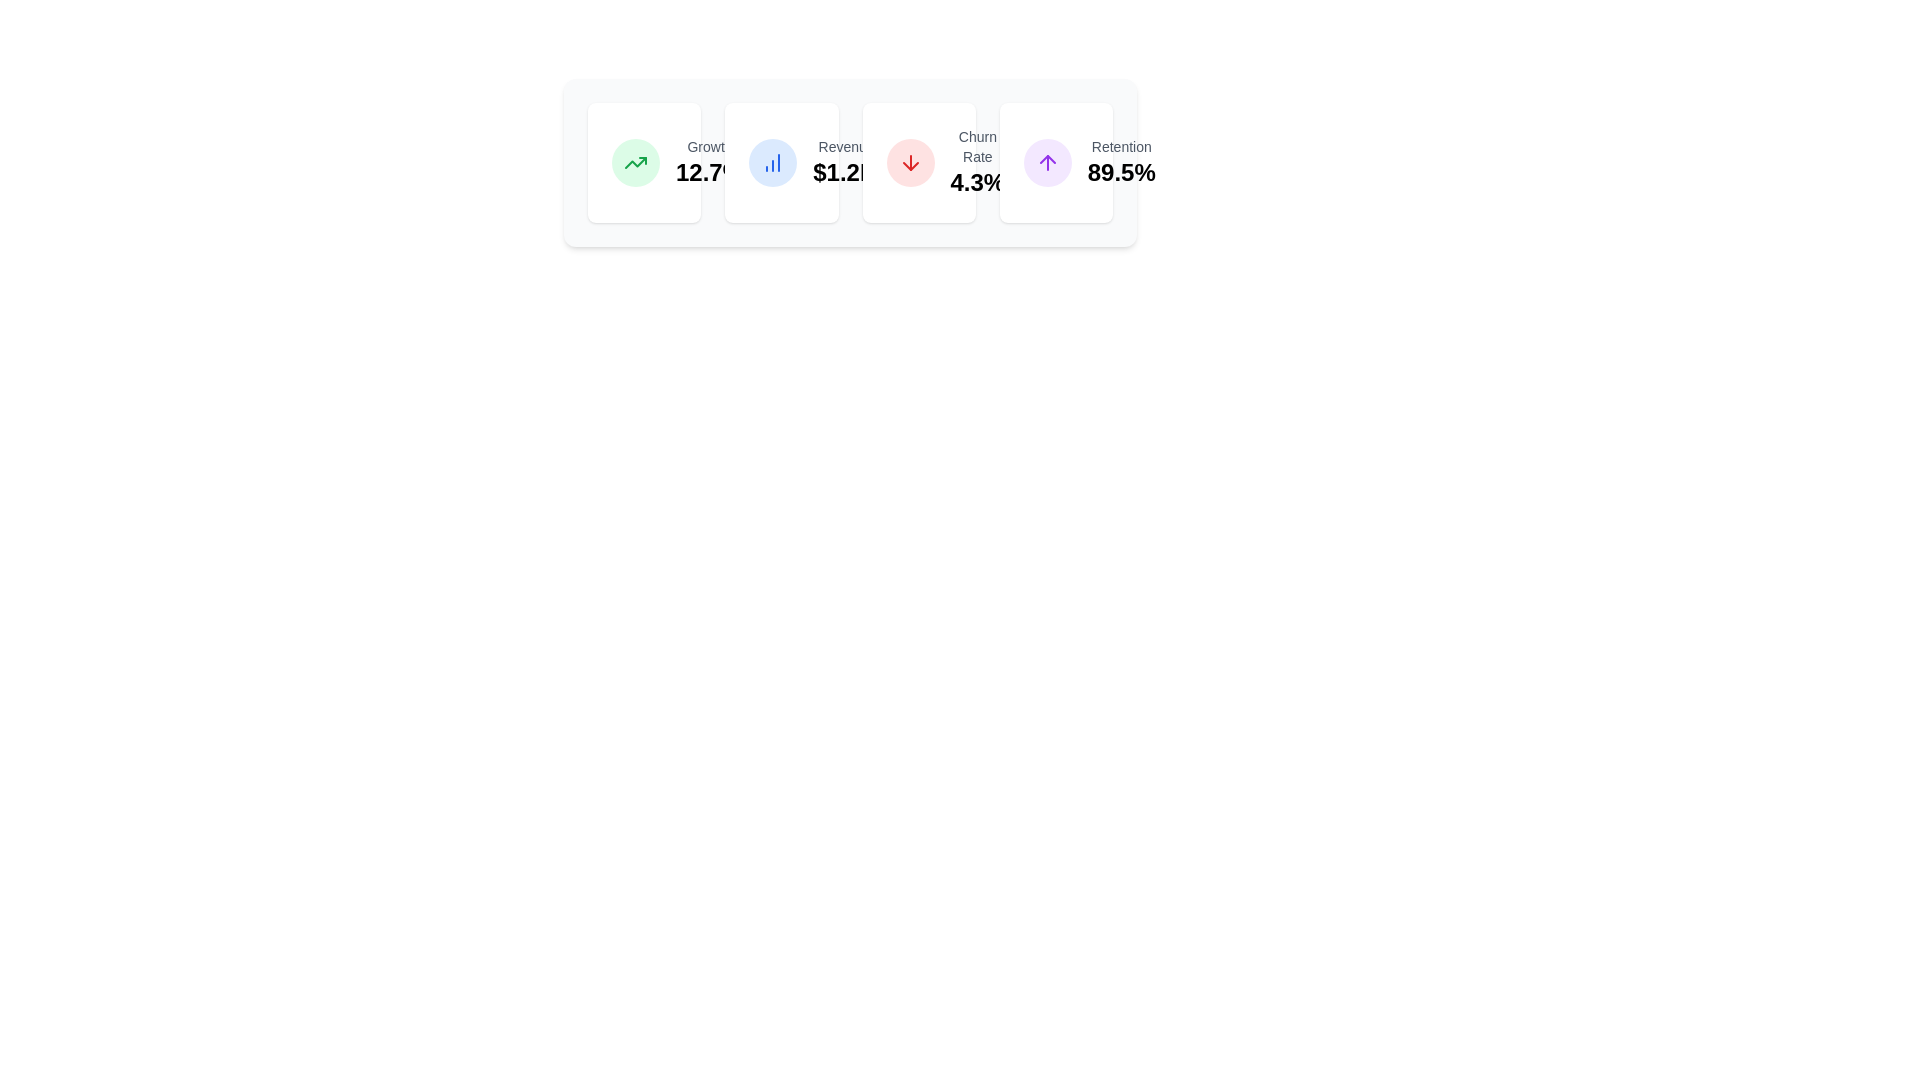 This screenshot has width=1920, height=1080. I want to click on the static text displaying the retention percentage located in the bottom part of the fourth card from the left labeled 'Retention', so click(1121, 172).